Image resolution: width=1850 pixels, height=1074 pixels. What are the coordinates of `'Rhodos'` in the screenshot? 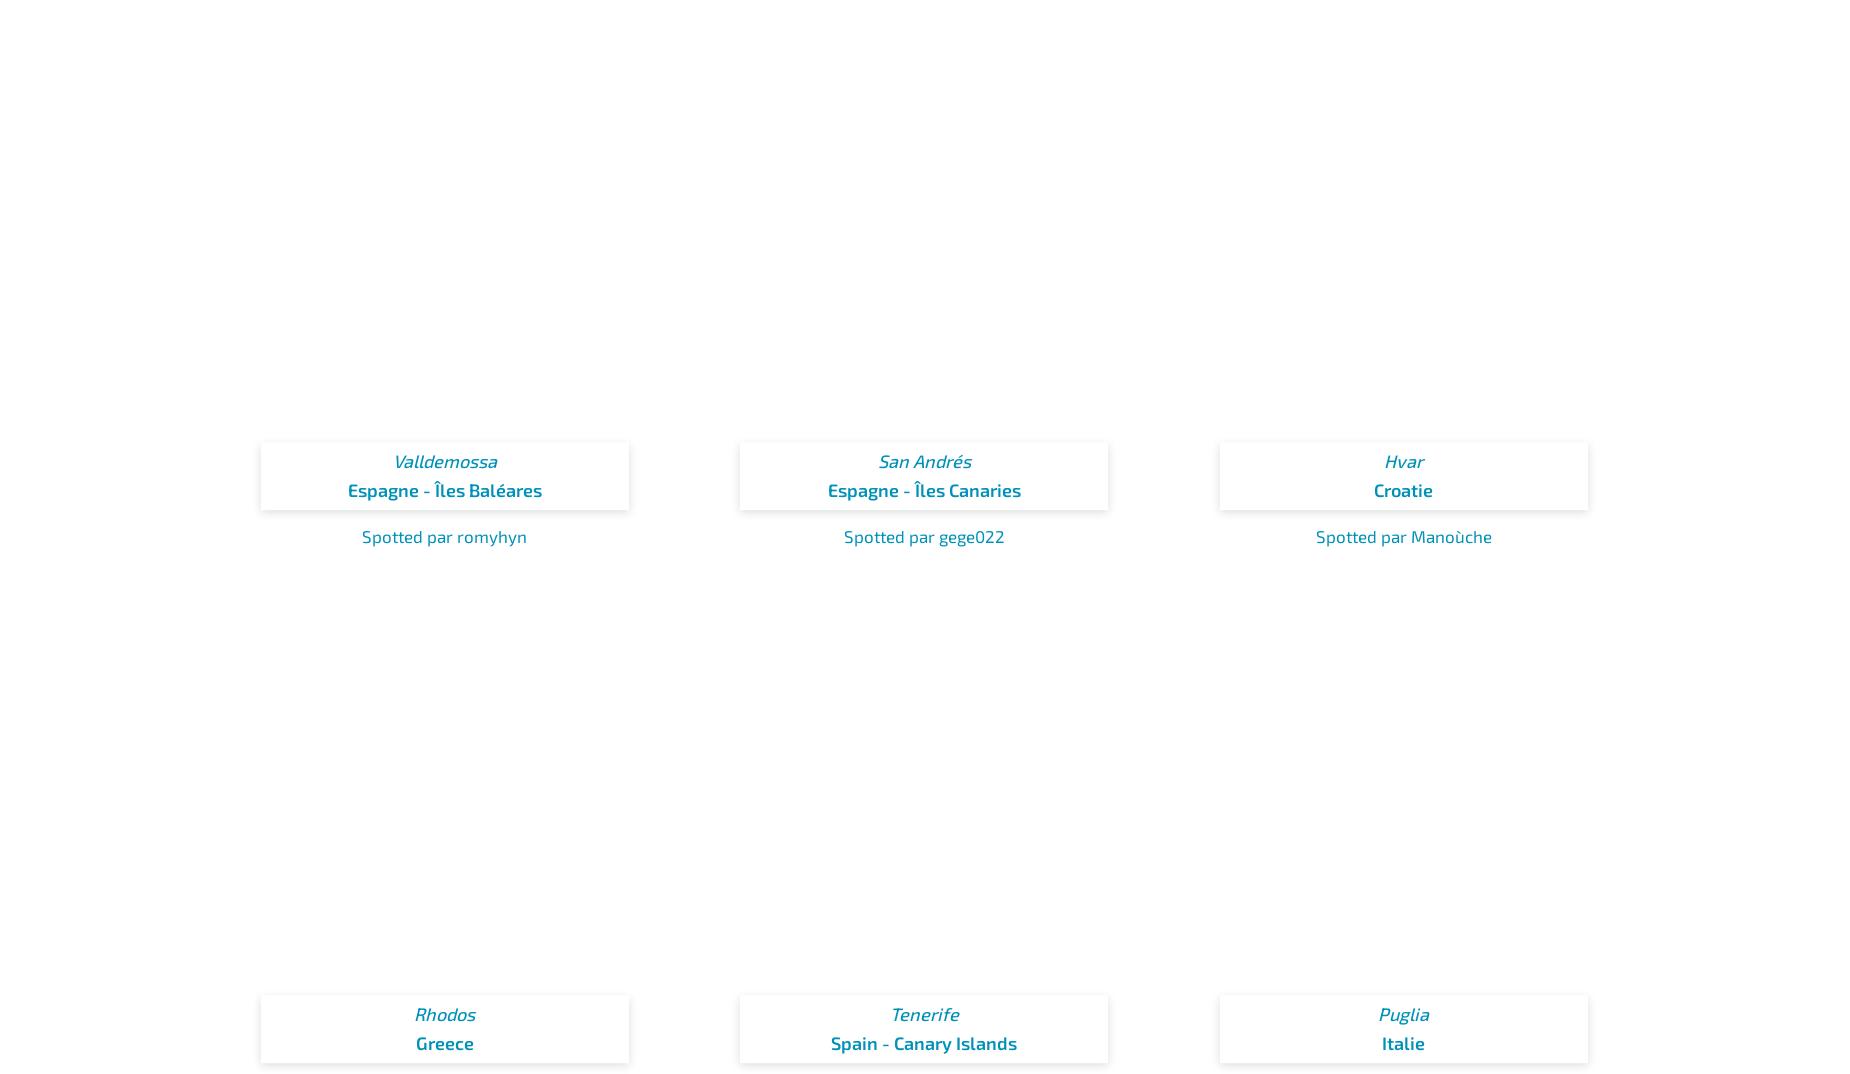 It's located at (443, 1012).